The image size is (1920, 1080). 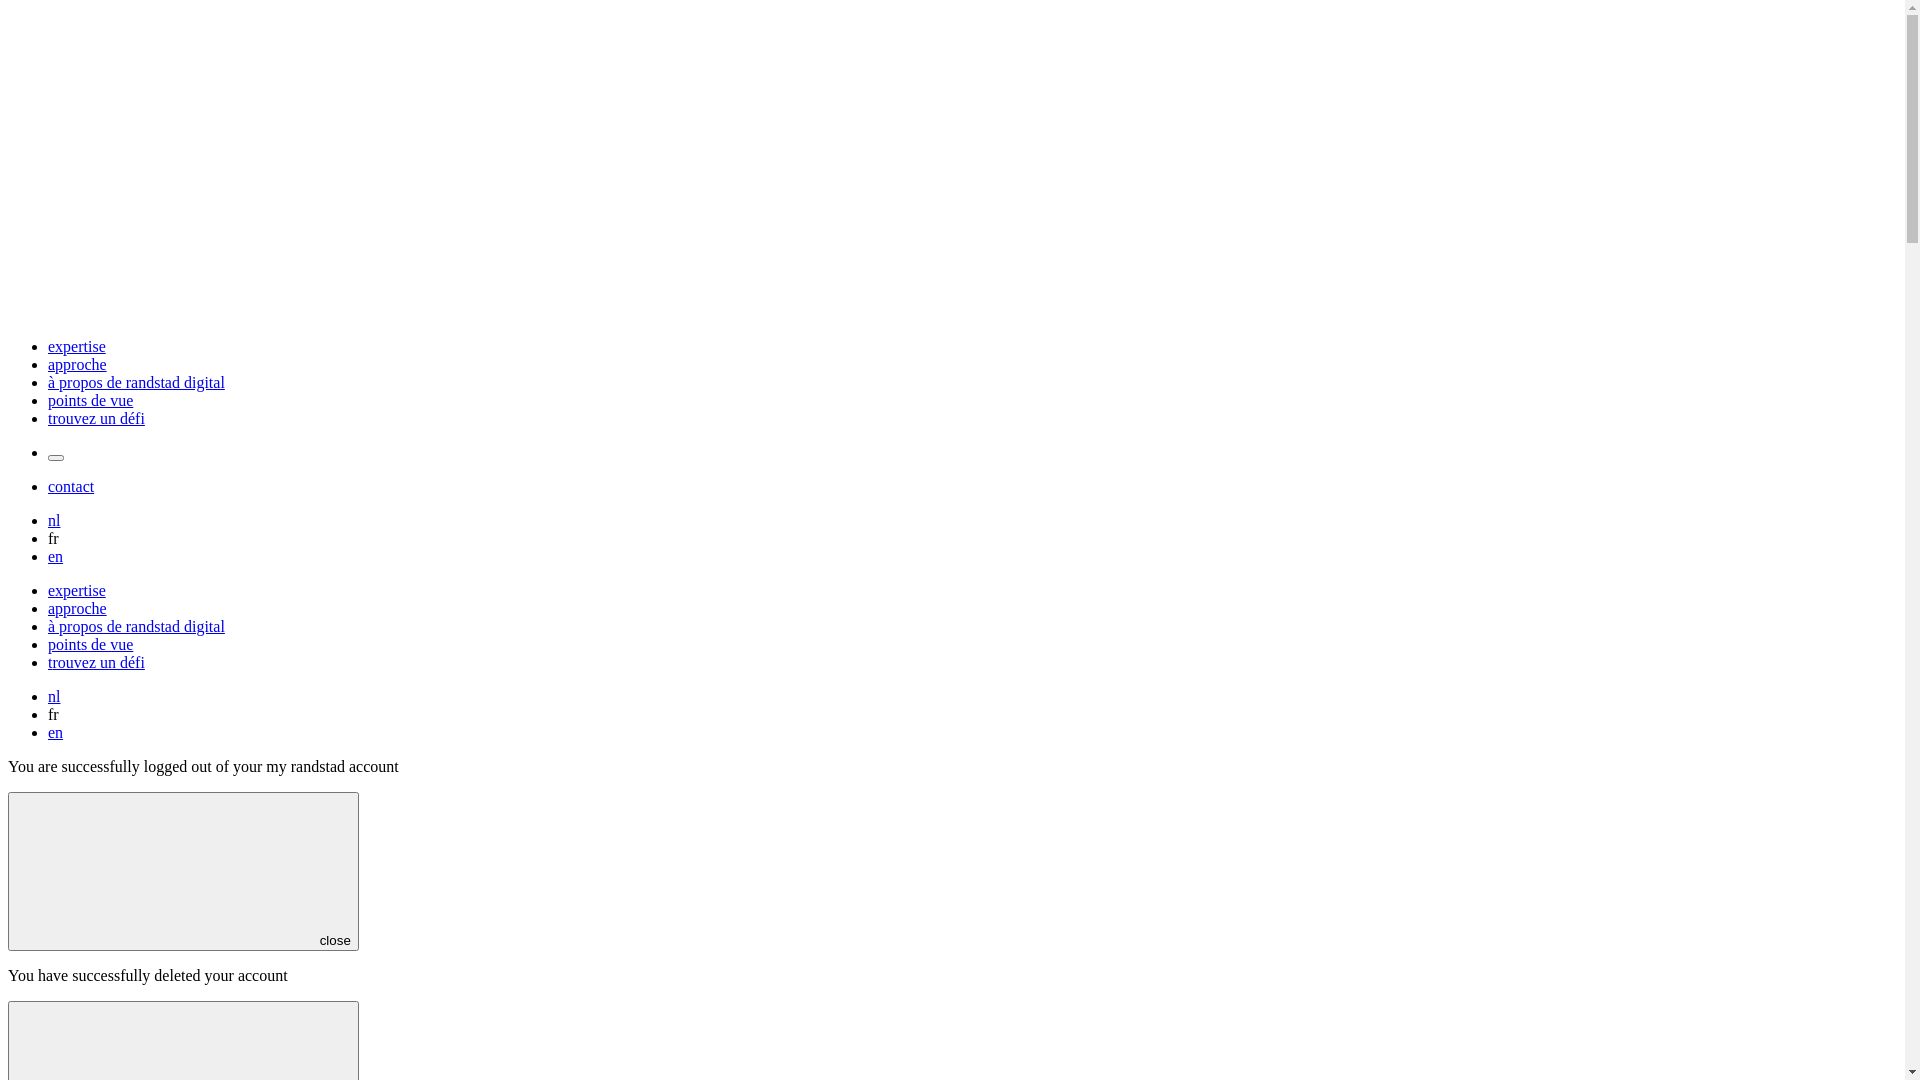 I want to click on 'points de vue', so click(x=89, y=644).